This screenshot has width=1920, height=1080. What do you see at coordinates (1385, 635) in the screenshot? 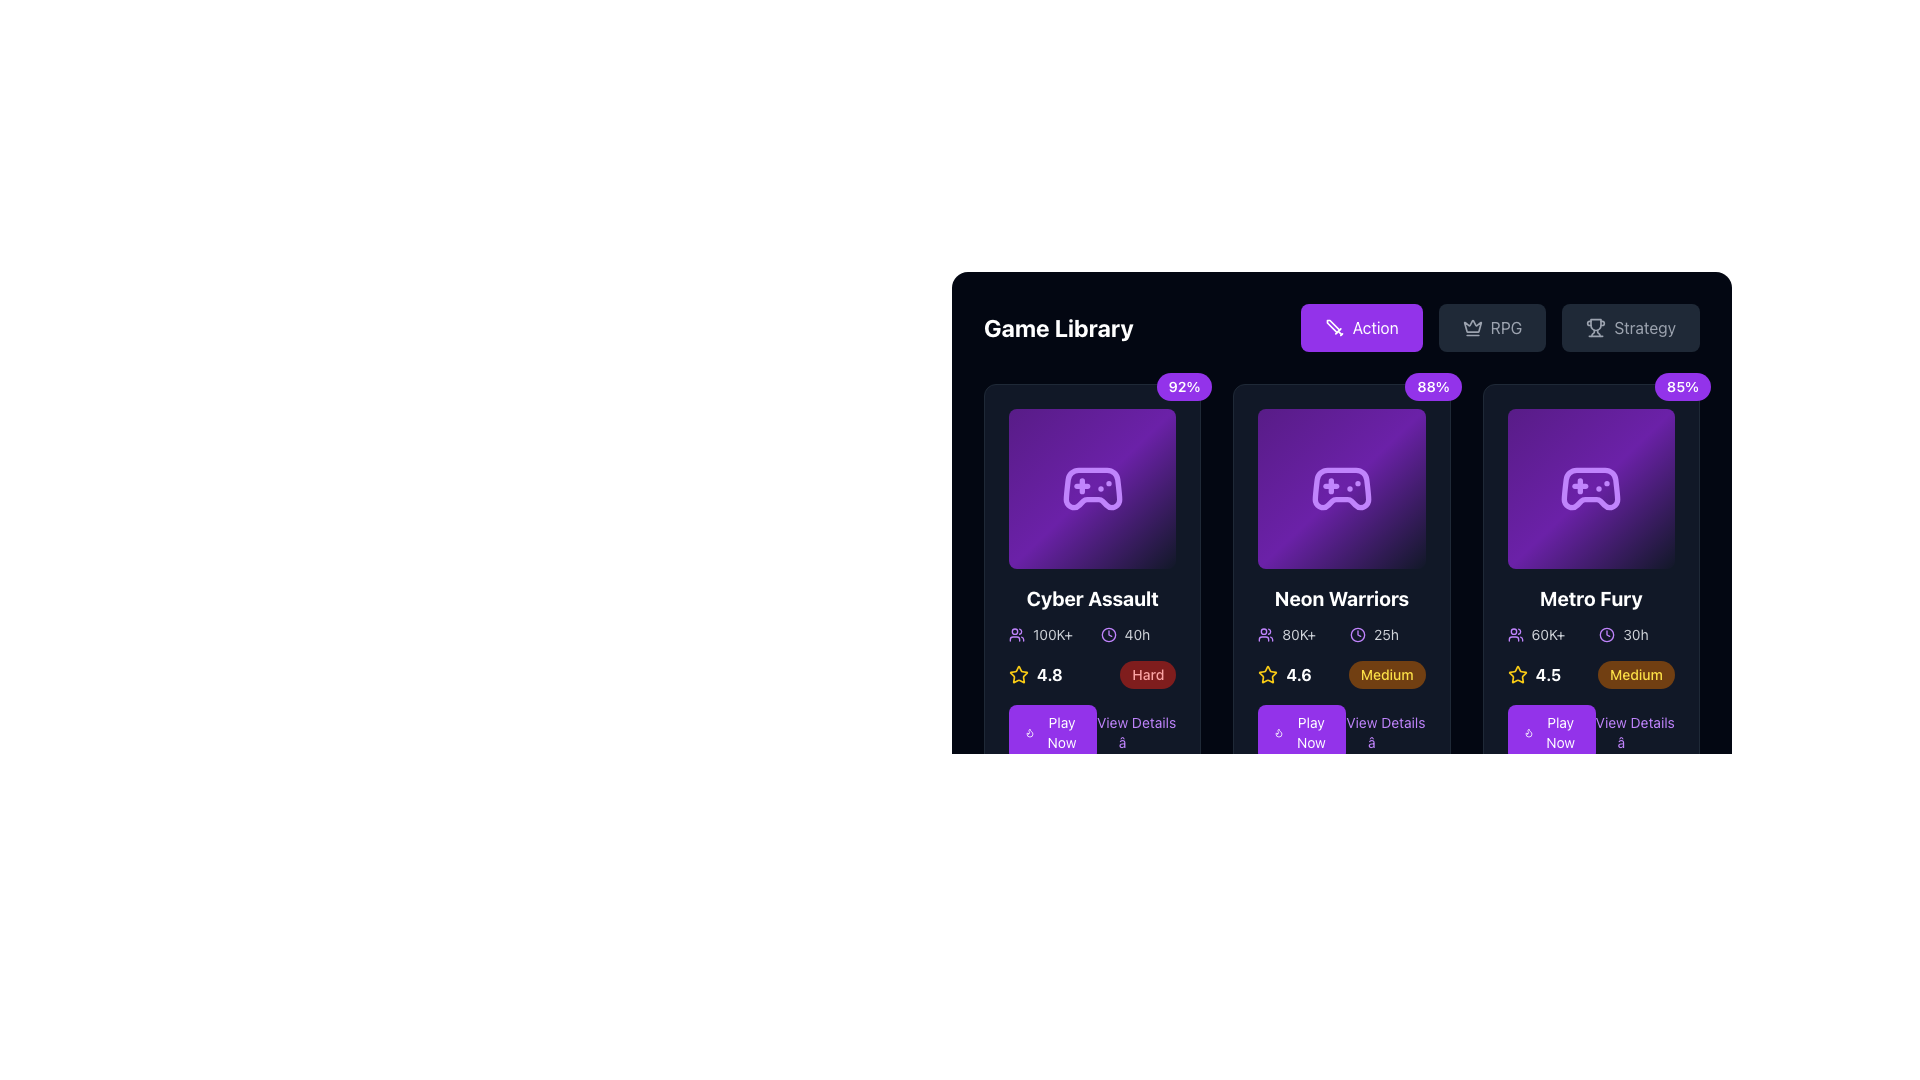
I see `the text label displaying '25h' in gray color, located within the 'Neon Warriors' game card, to the right of the clock icon` at bounding box center [1385, 635].